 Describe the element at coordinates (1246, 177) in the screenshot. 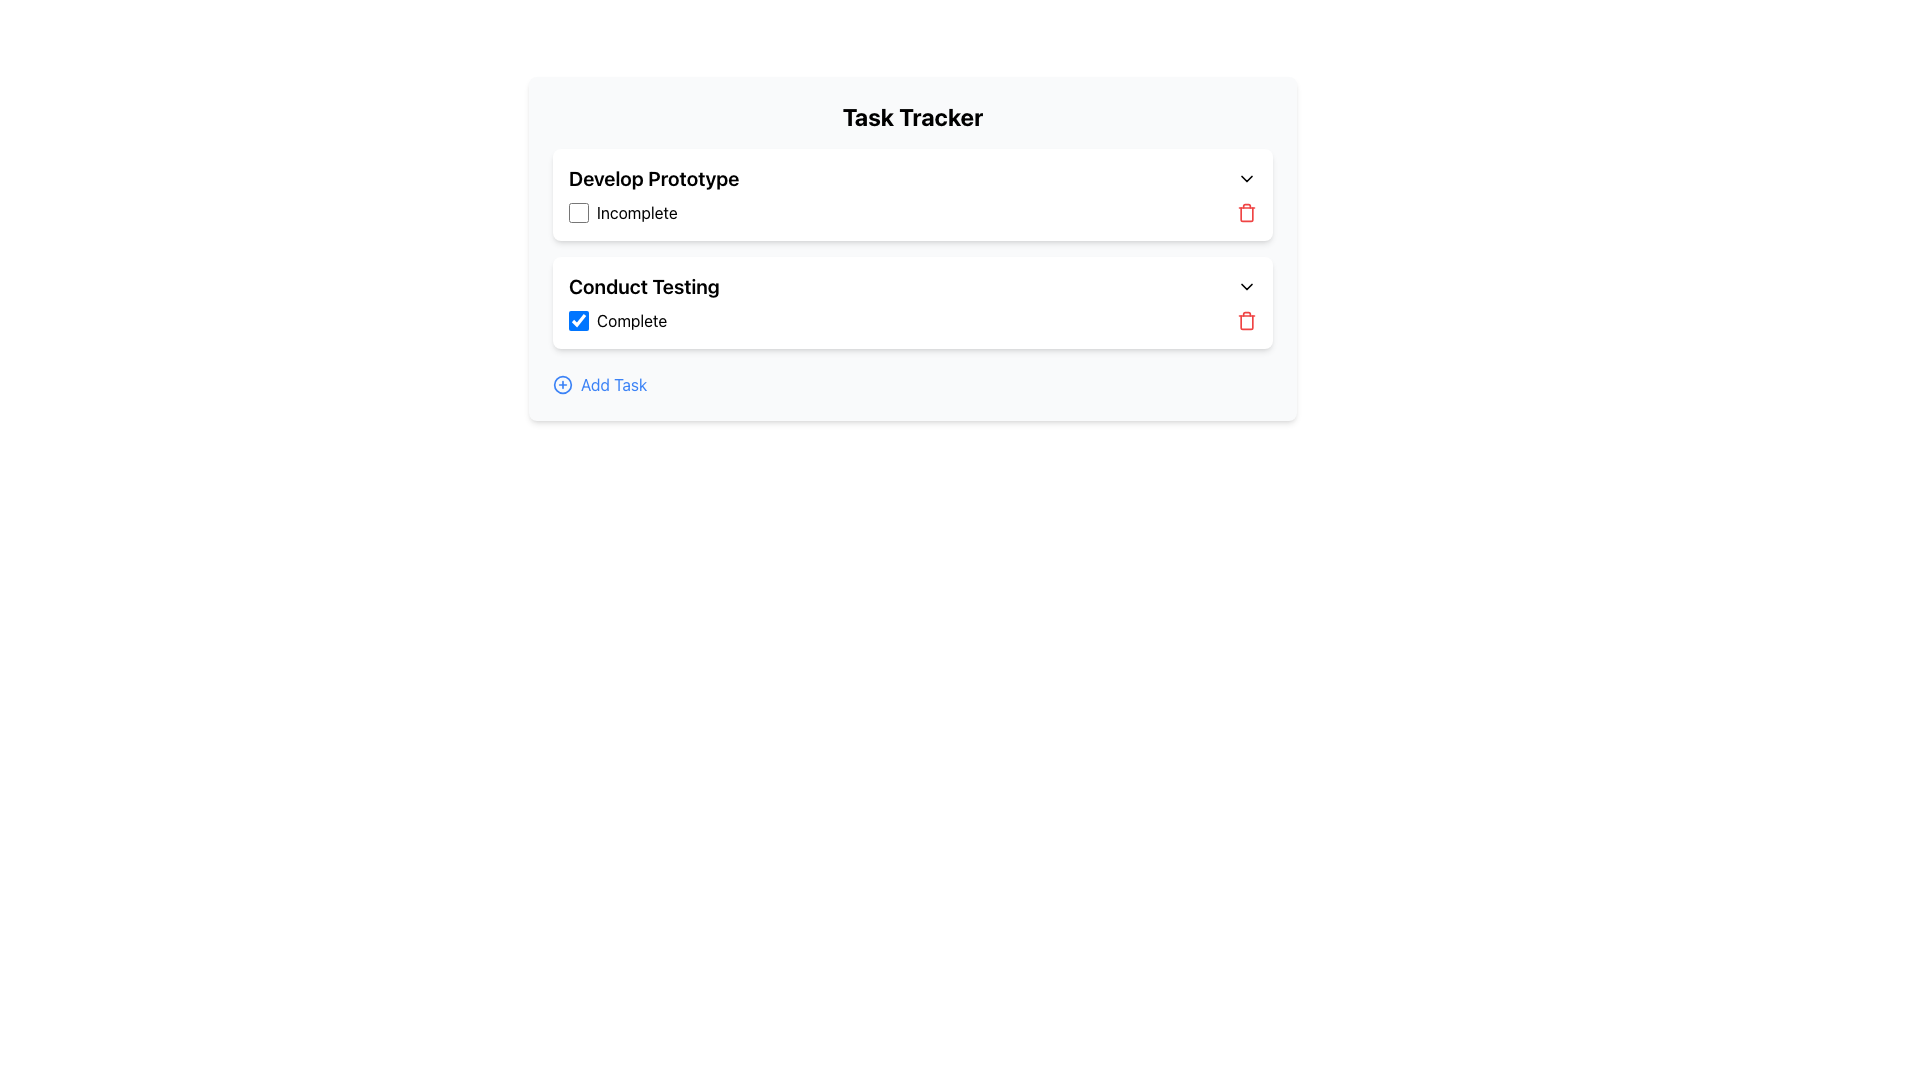

I see `the downward-pointing chevron icon on the right side of the 'Develop Prototype' task row` at that location.